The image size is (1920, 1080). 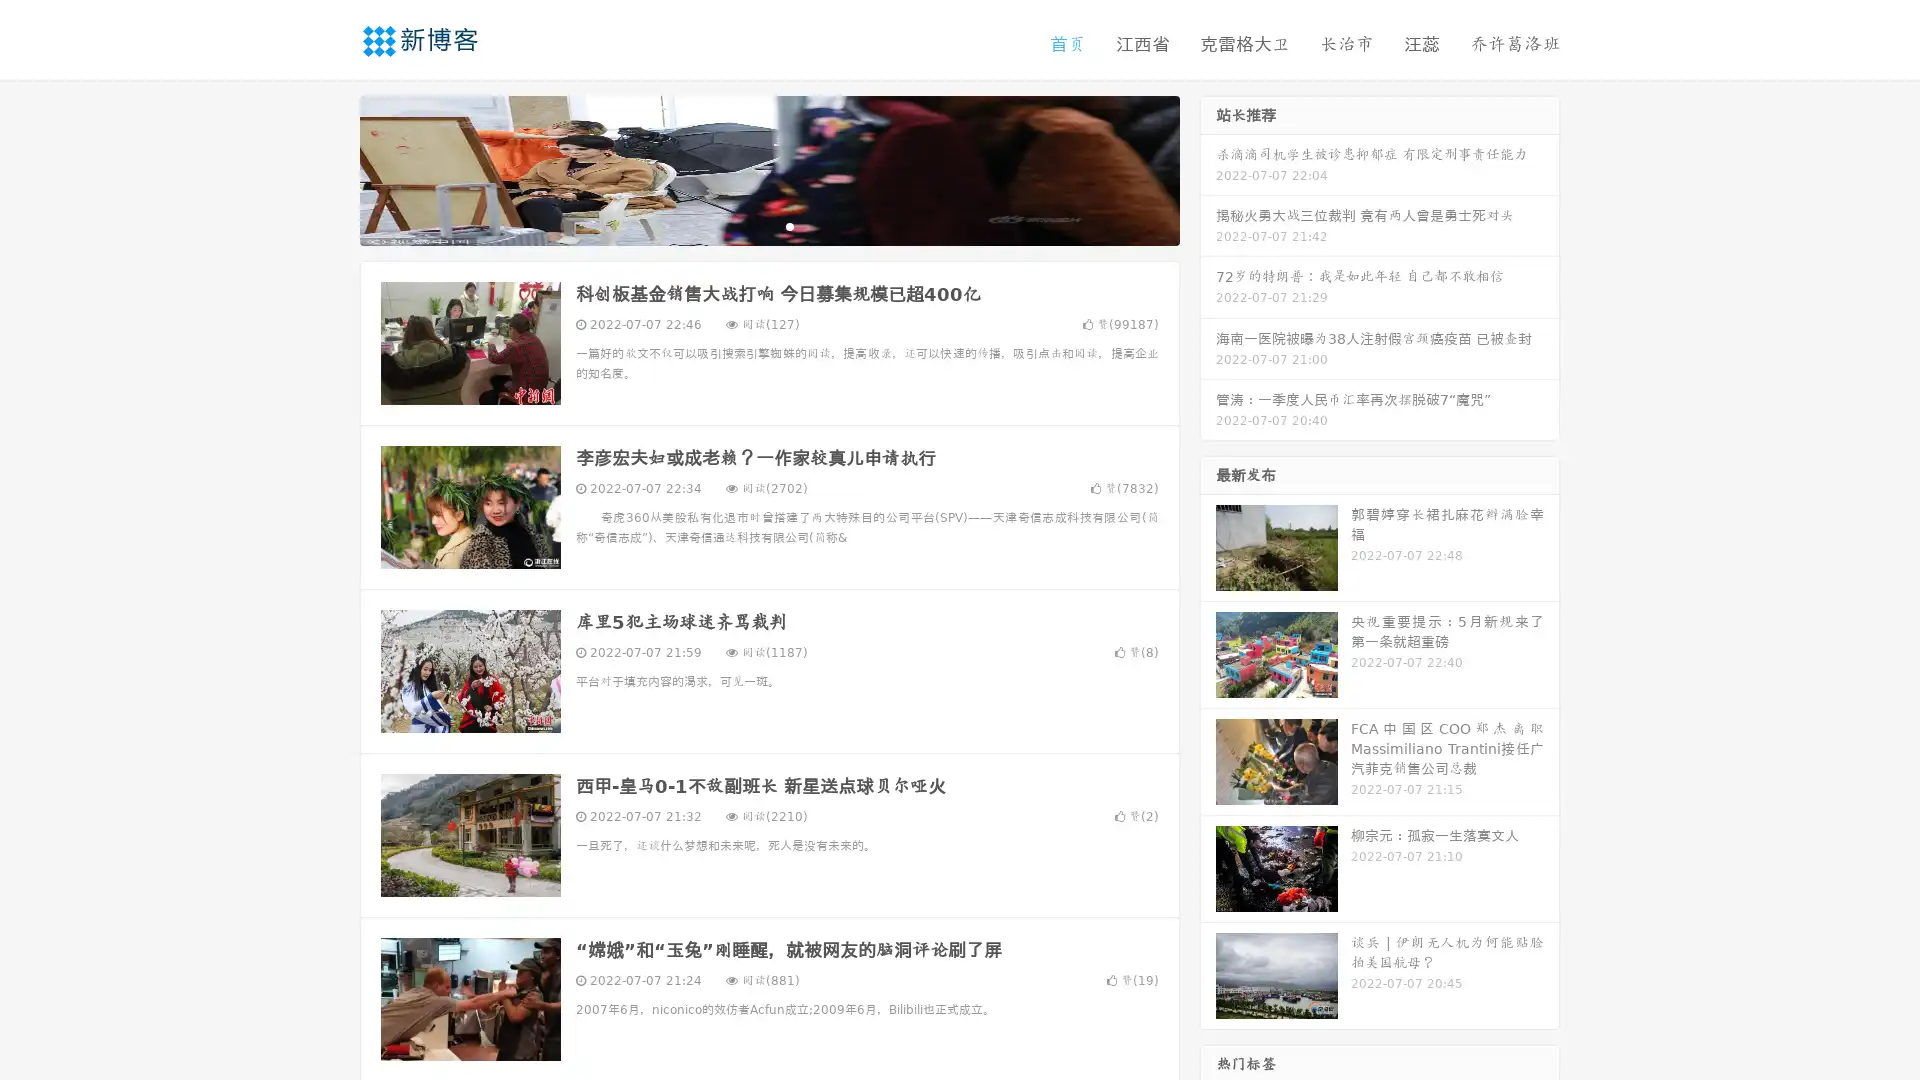 I want to click on Go to slide 3, so click(x=789, y=225).